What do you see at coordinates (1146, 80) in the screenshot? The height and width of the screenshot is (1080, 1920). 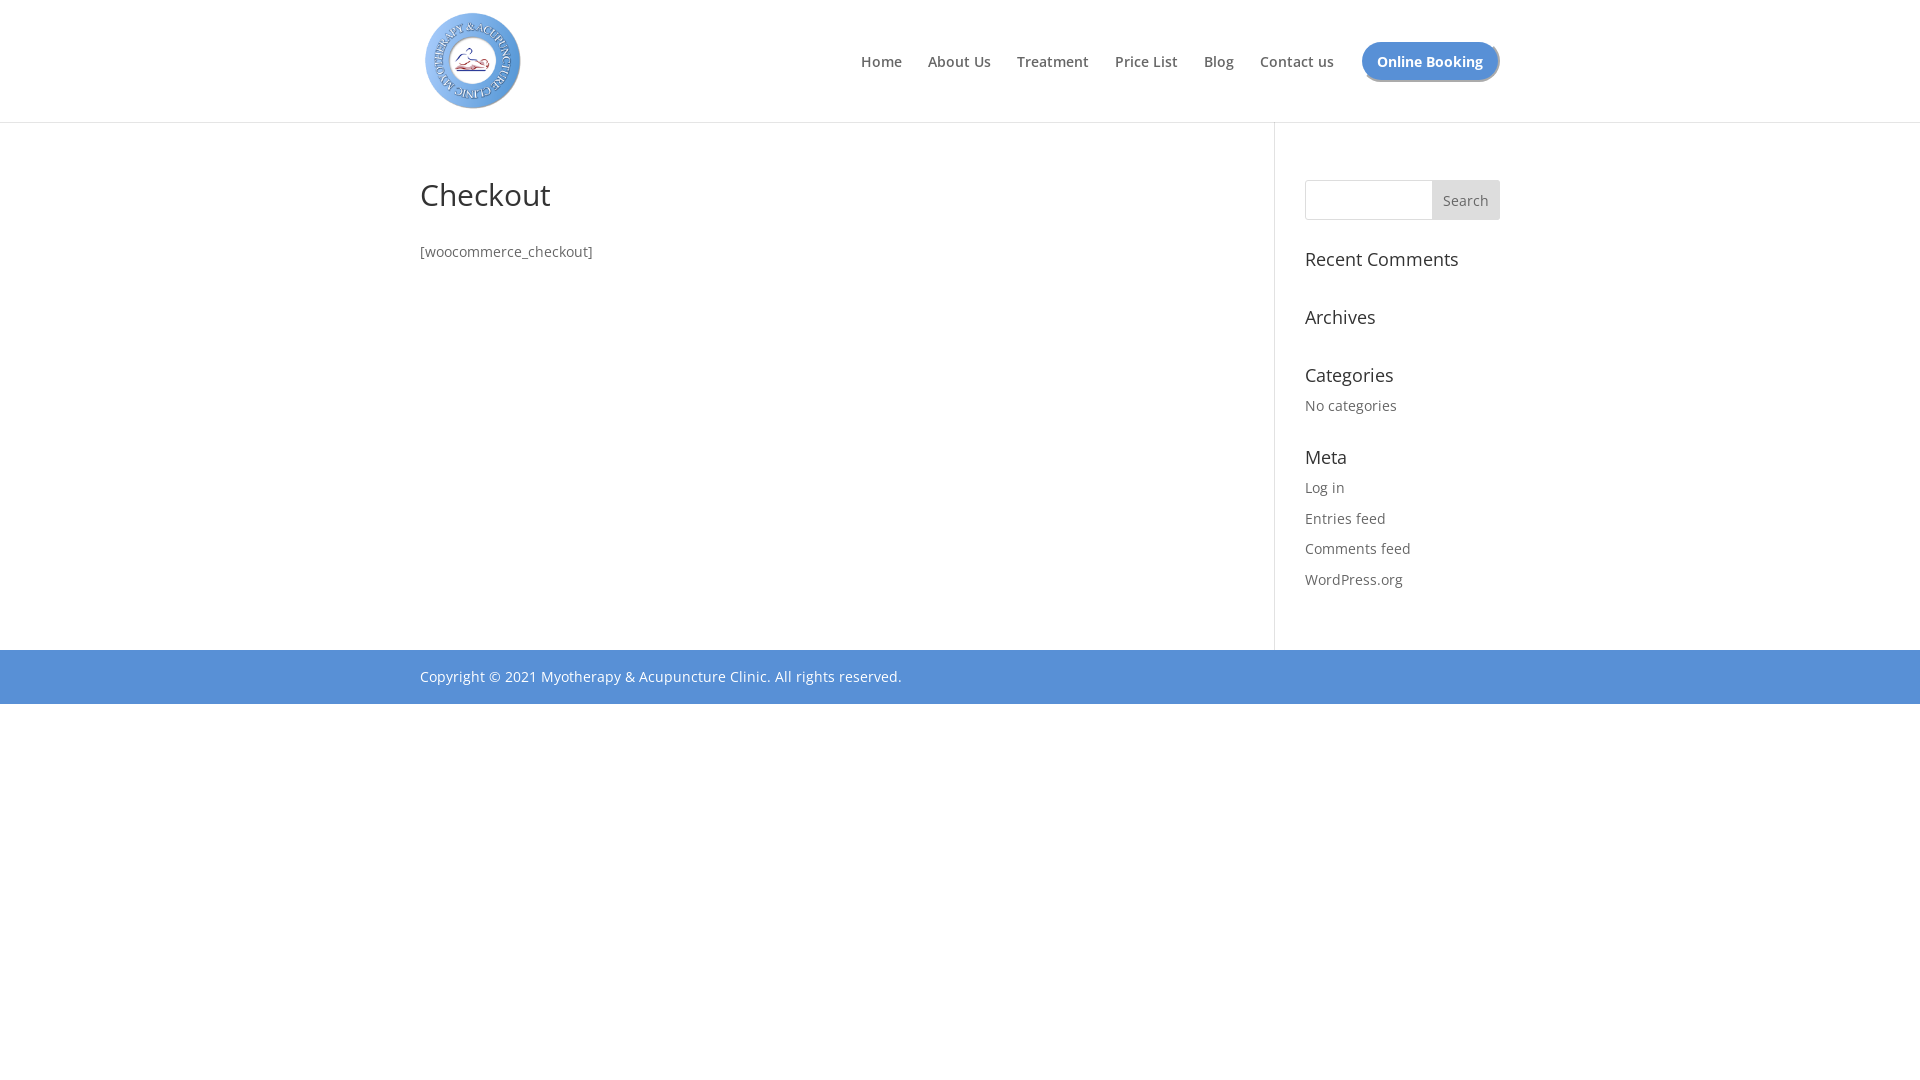 I see `'Price List'` at bounding box center [1146, 80].